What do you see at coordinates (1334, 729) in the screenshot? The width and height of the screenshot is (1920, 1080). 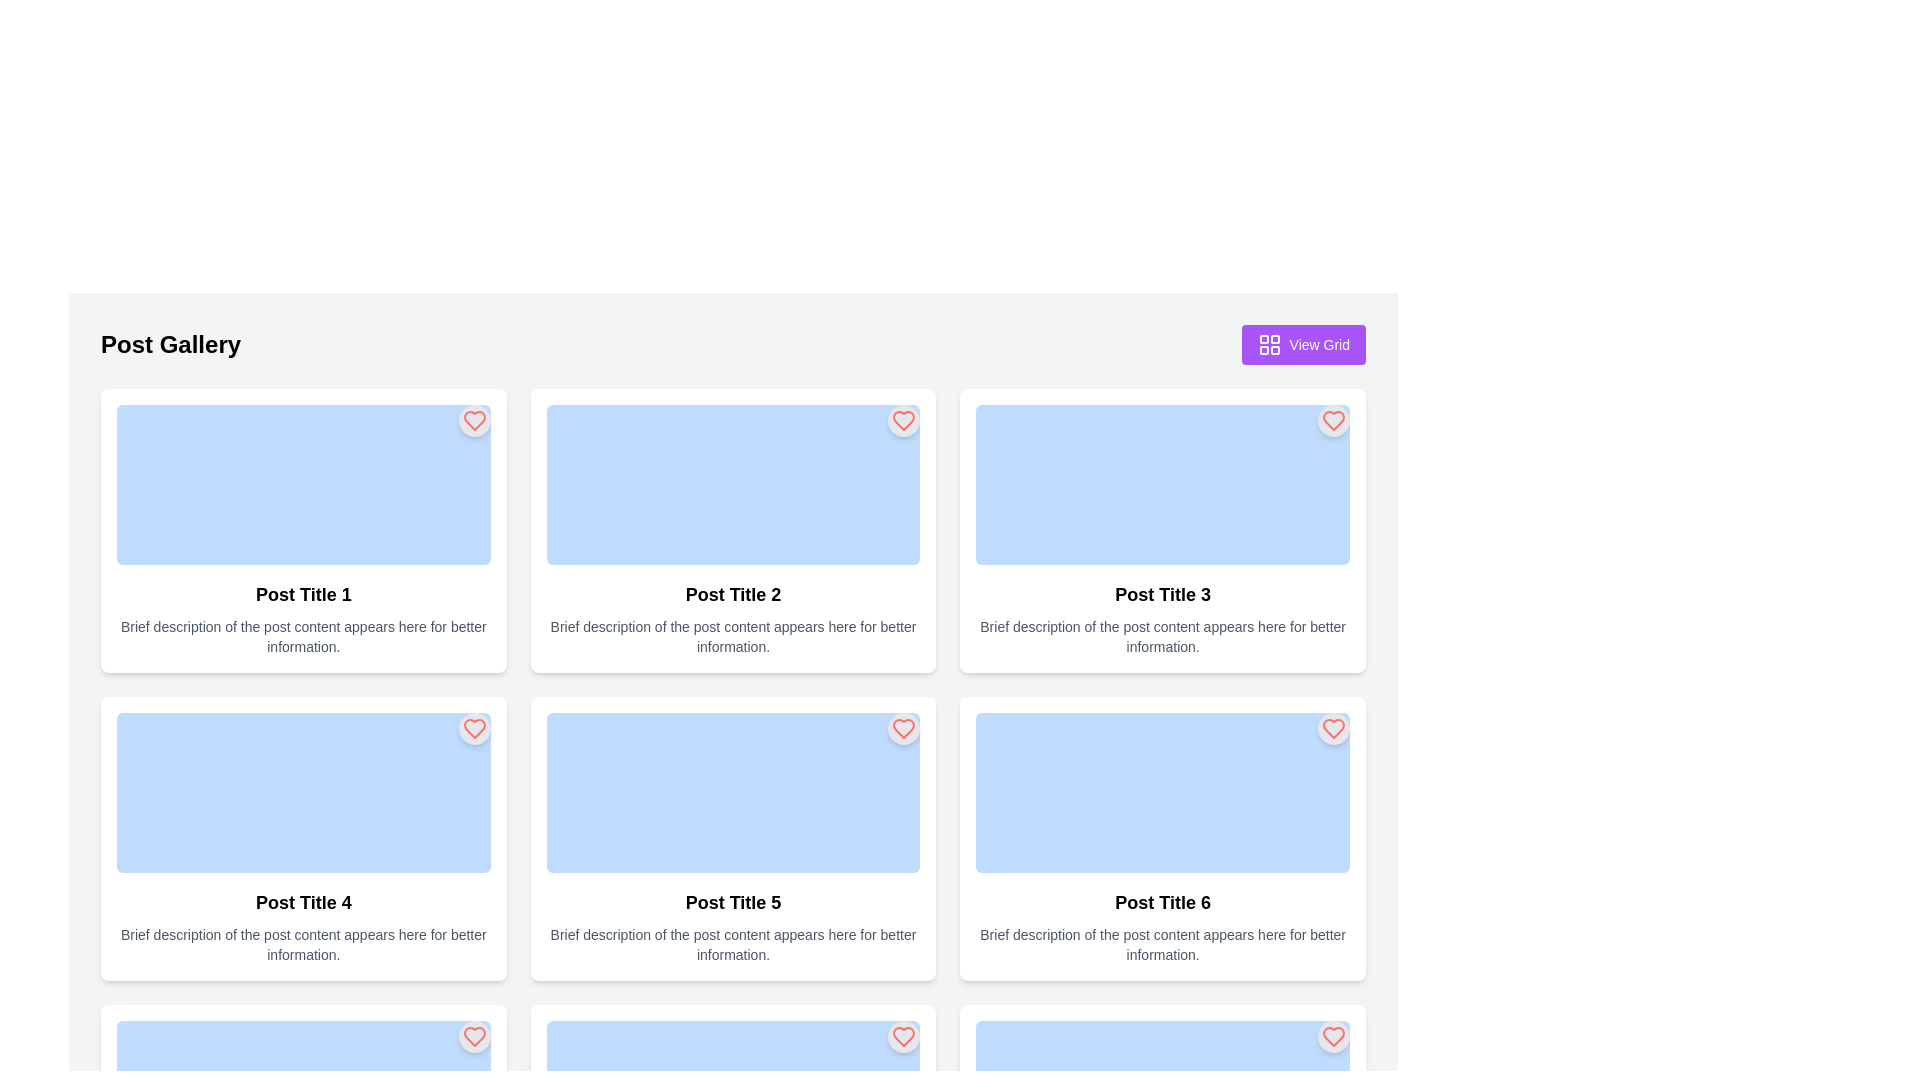 I see `the heart icon in the top-right corner of the card labeled 'Post Title 6' to mark the post as liked` at bounding box center [1334, 729].